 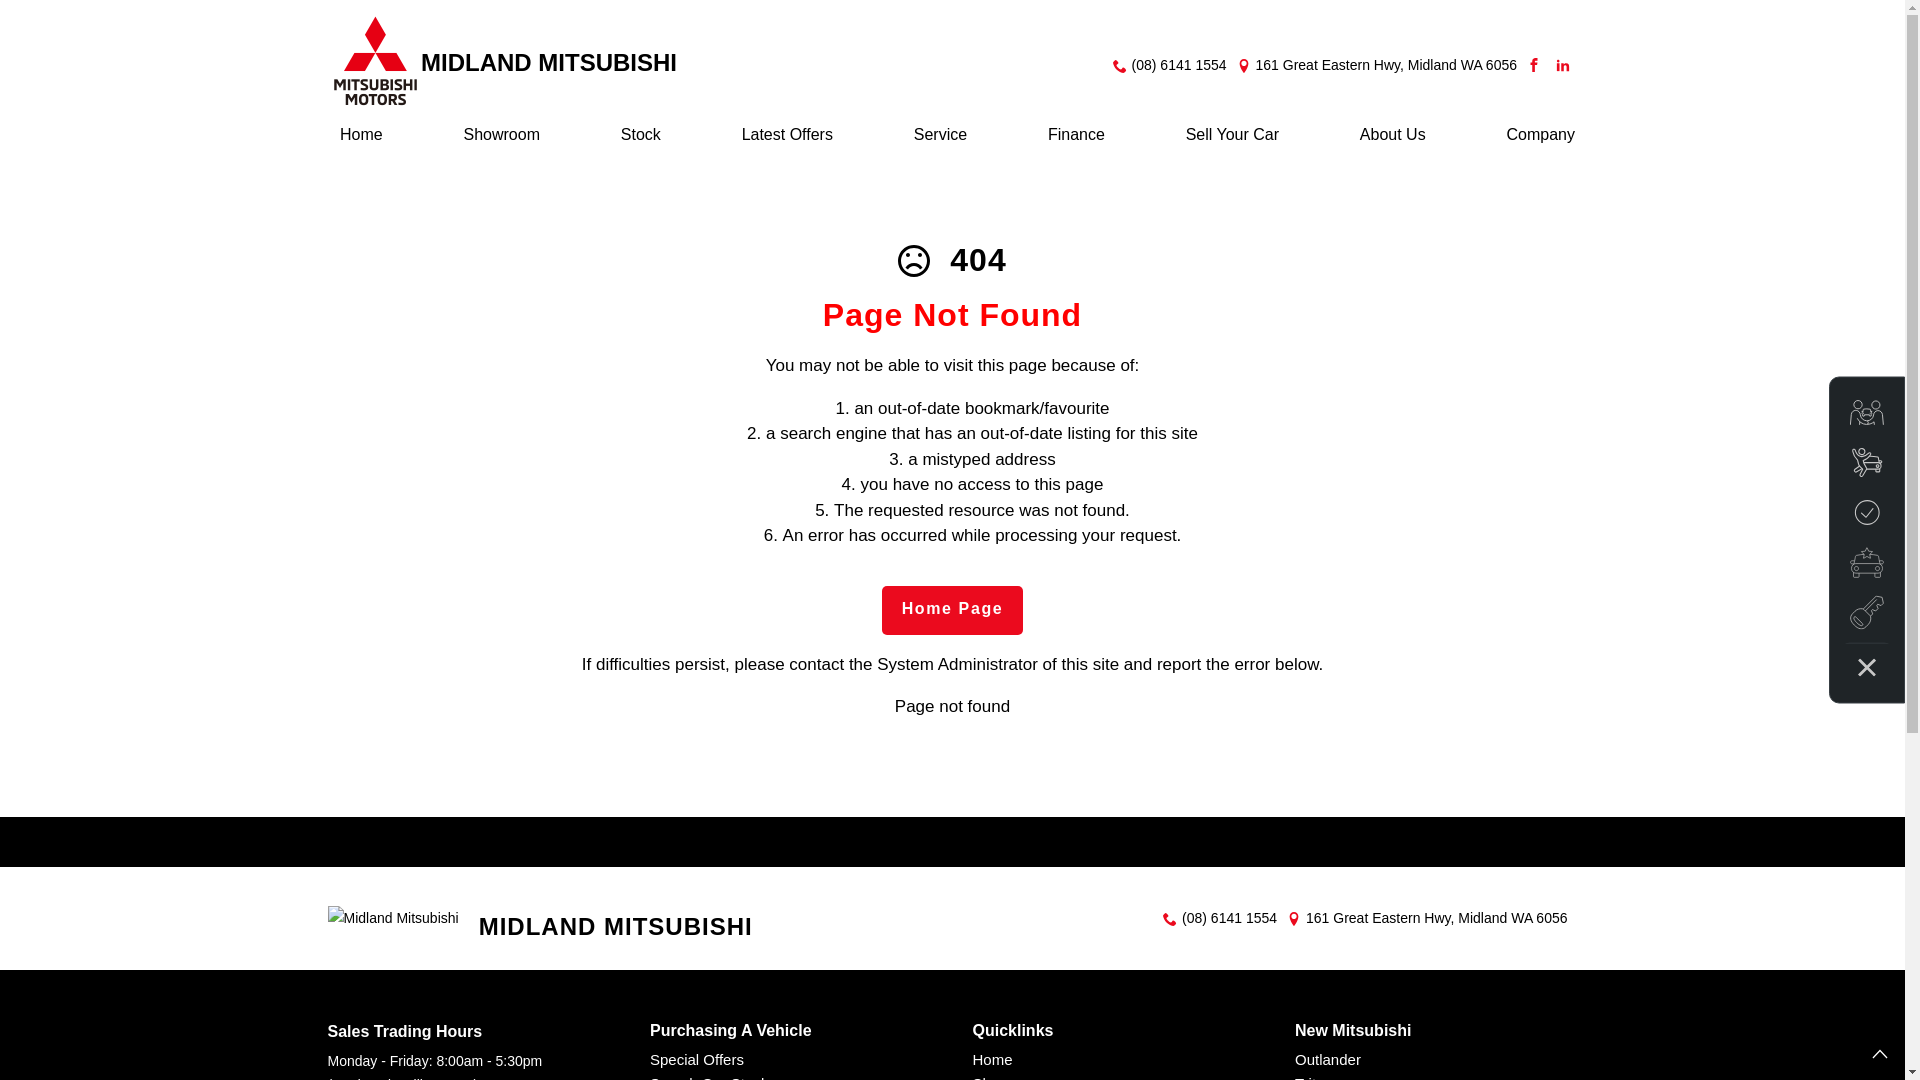 What do you see at coordinates (503, 64) in the screenshot?
I see `'MIDLAND MITSUBISHI'` at bounding box center [503, 64].